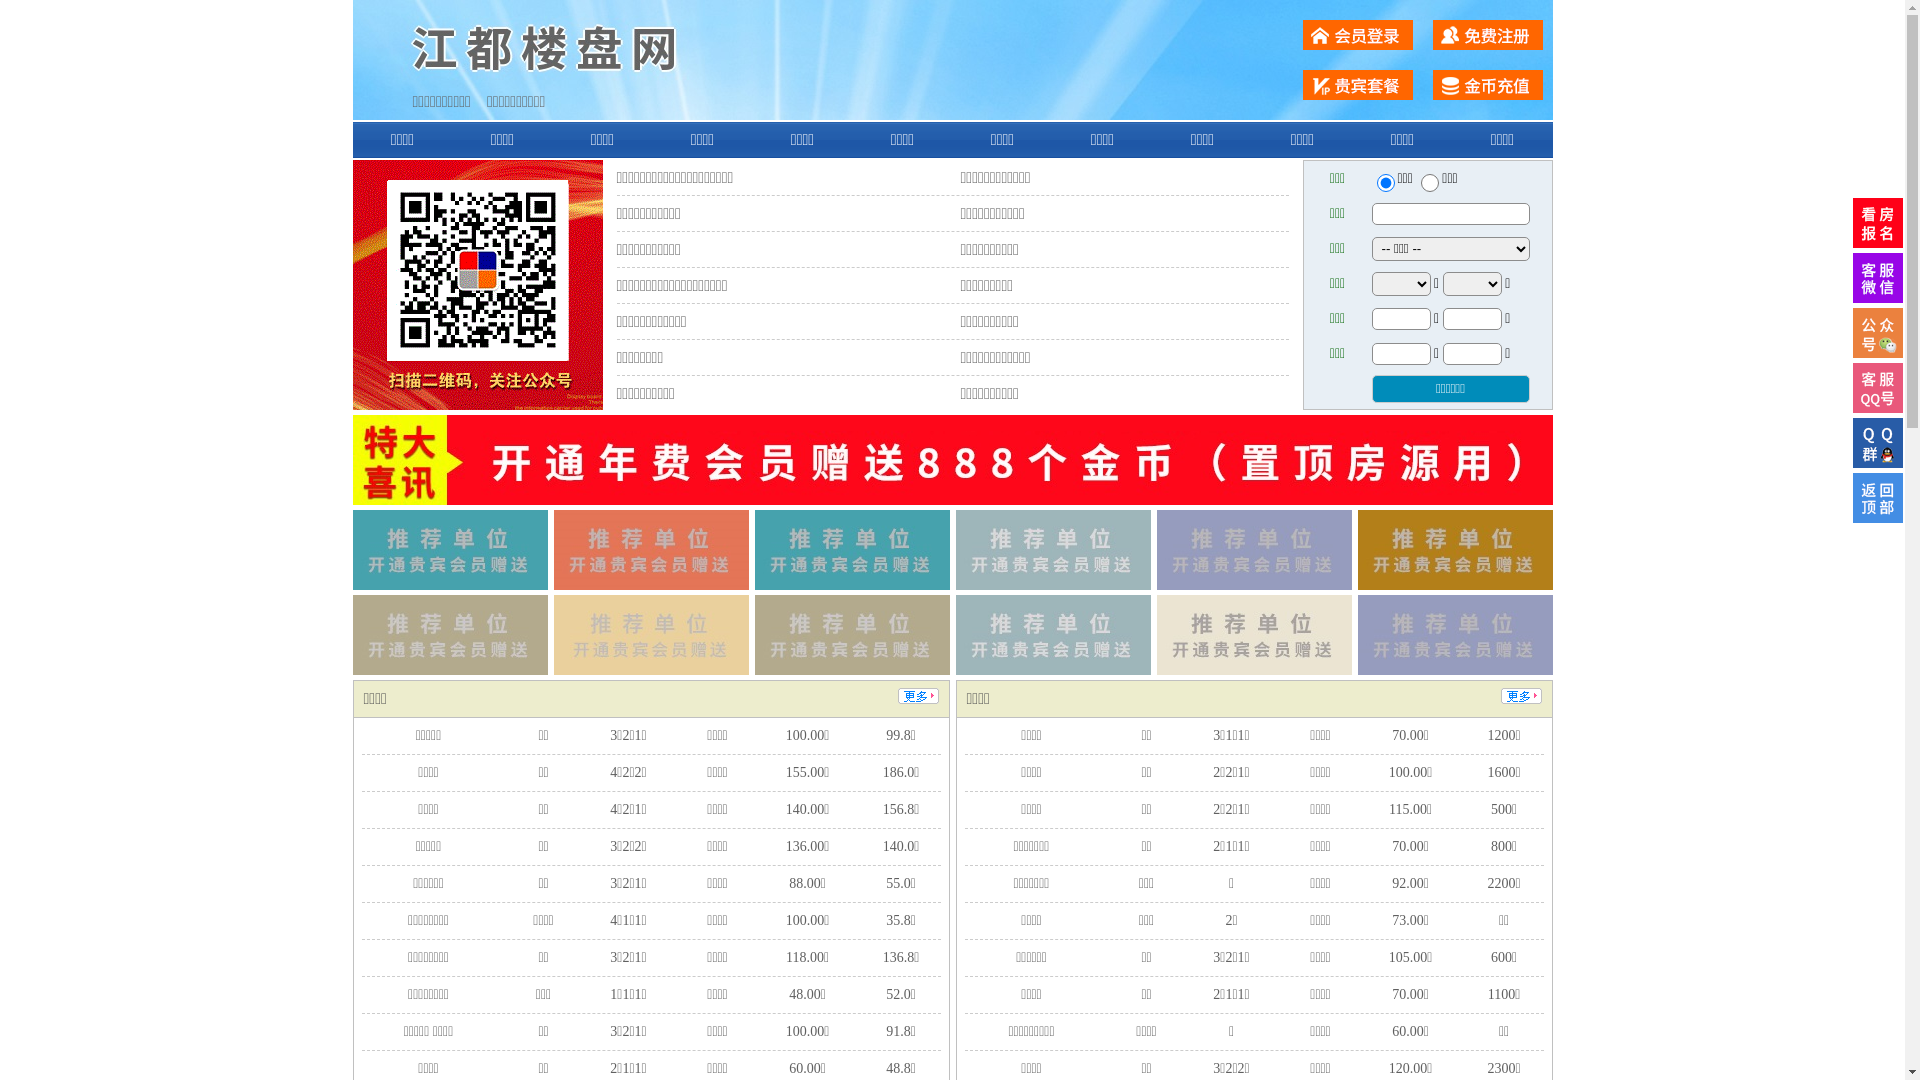 The width and height of the screenshot is (1920, 1080). What do you see at coordinates (1384, 182) in the screenshot?
I see `'ershou'` at bounding box center [1384, 182].